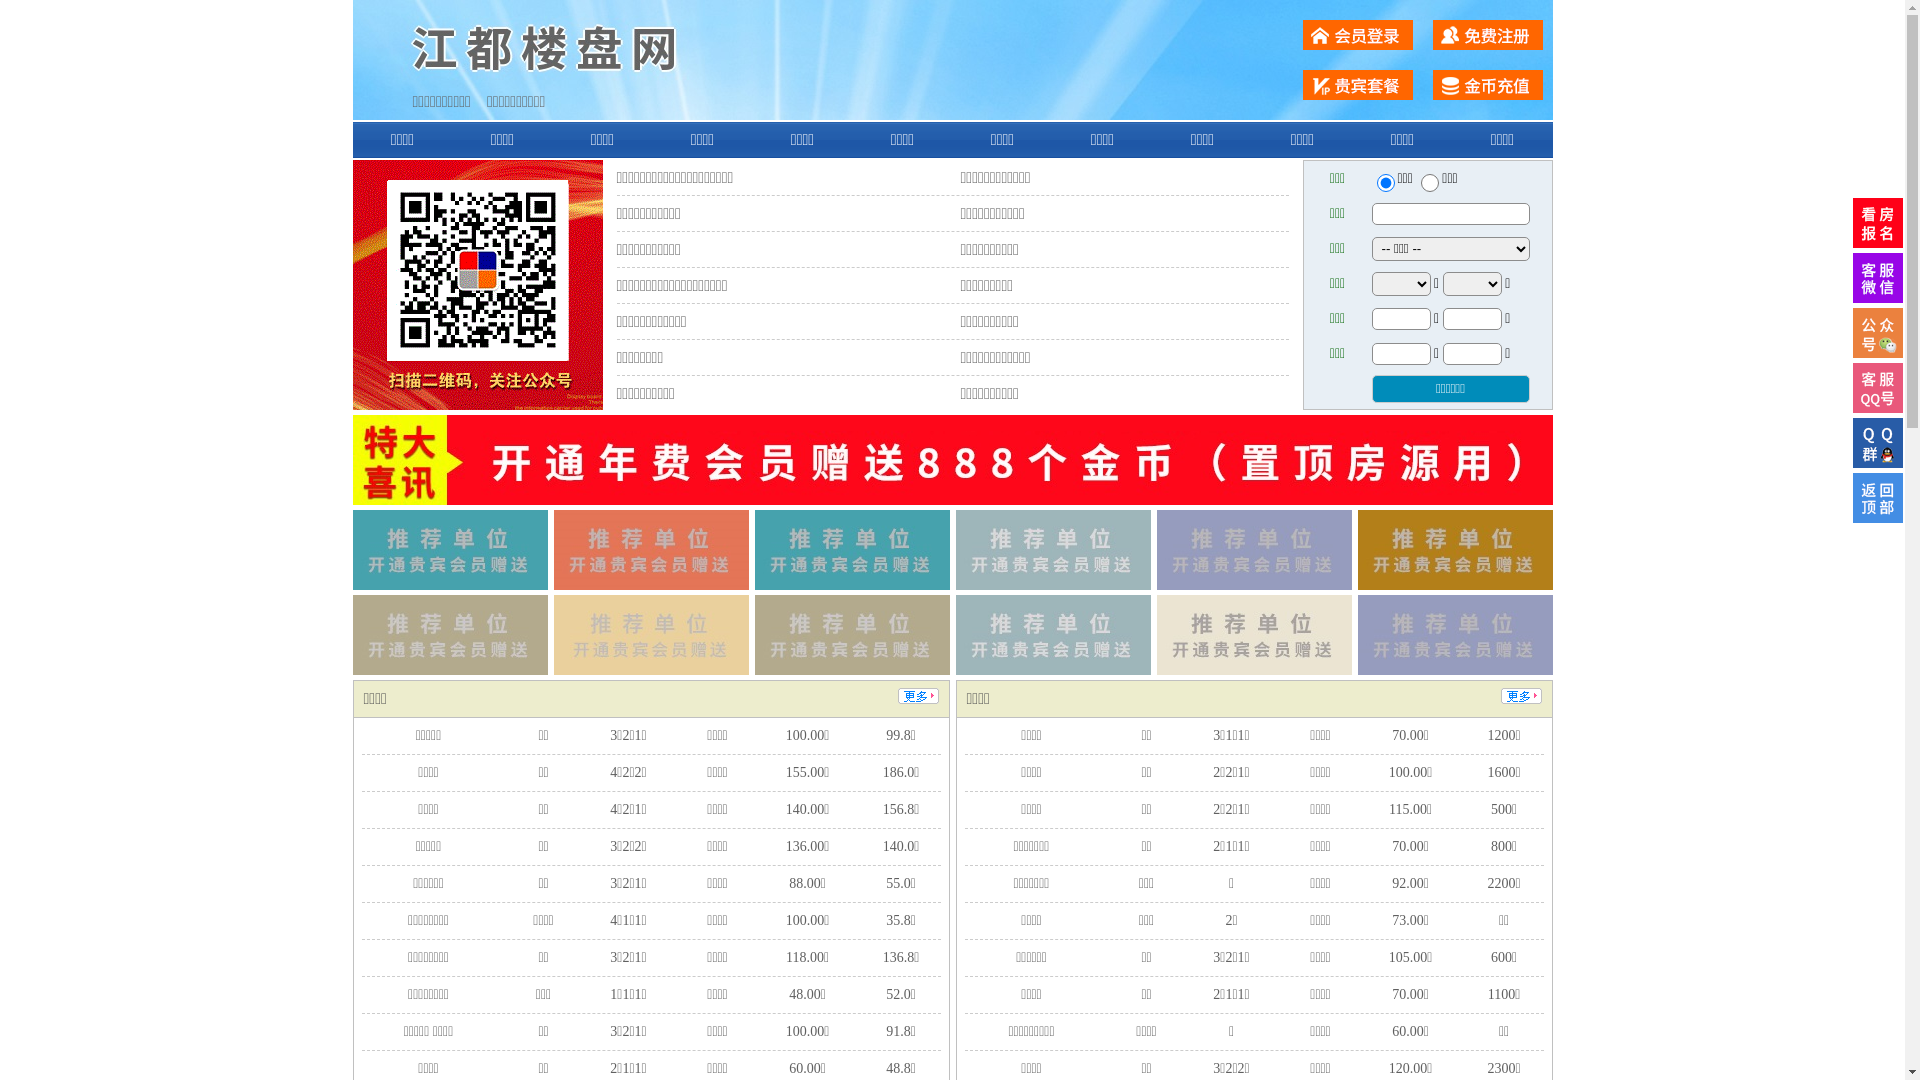 The width and height of the screenshot is (1920, 1080). What do you see at coordinates (1384, 182) in the screenshot?
I see `'ershou'` at bounding box center [1384, 182].